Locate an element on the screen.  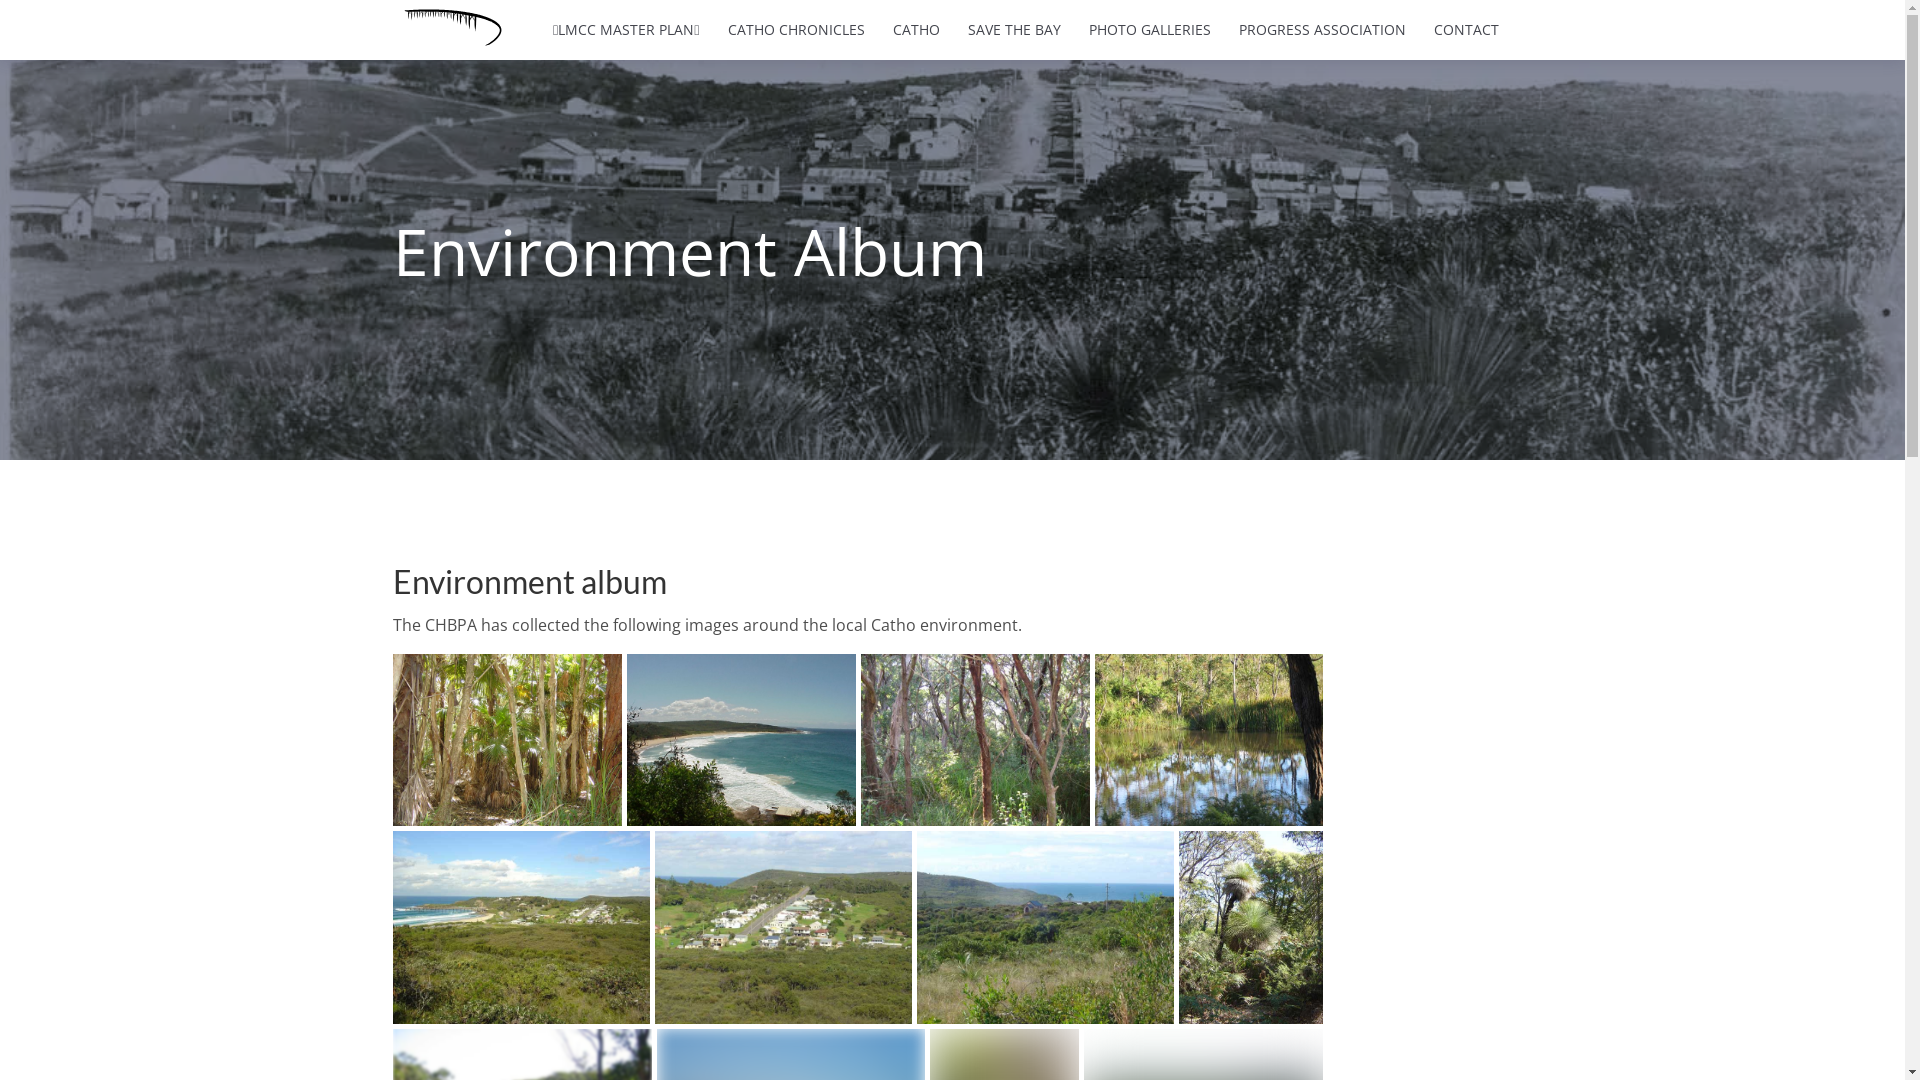
'SAVE THE BAY' is located at coordinates (1014, 29).